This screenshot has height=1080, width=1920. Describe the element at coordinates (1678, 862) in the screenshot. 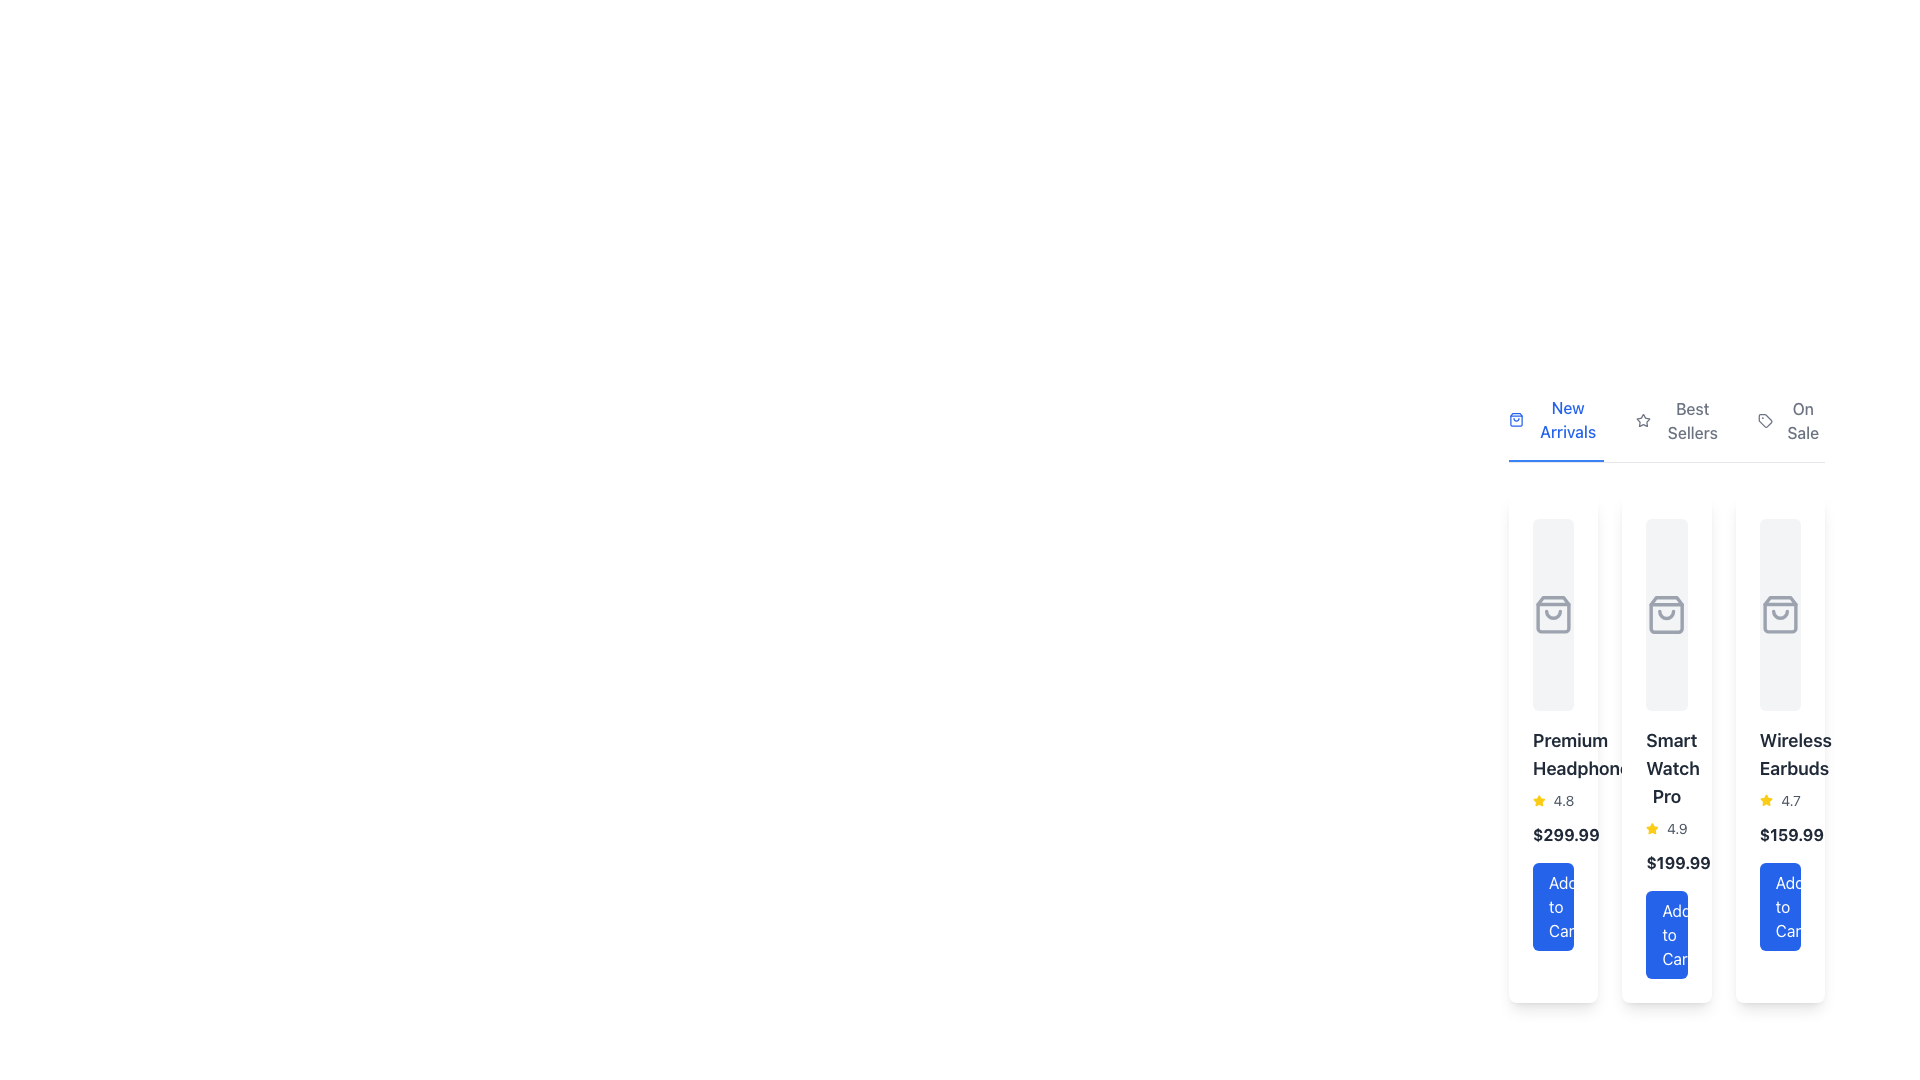

I see `the price label displaying '$199.99' which is centrally located in the second product card above the 'Add to Cart' button` at that location.